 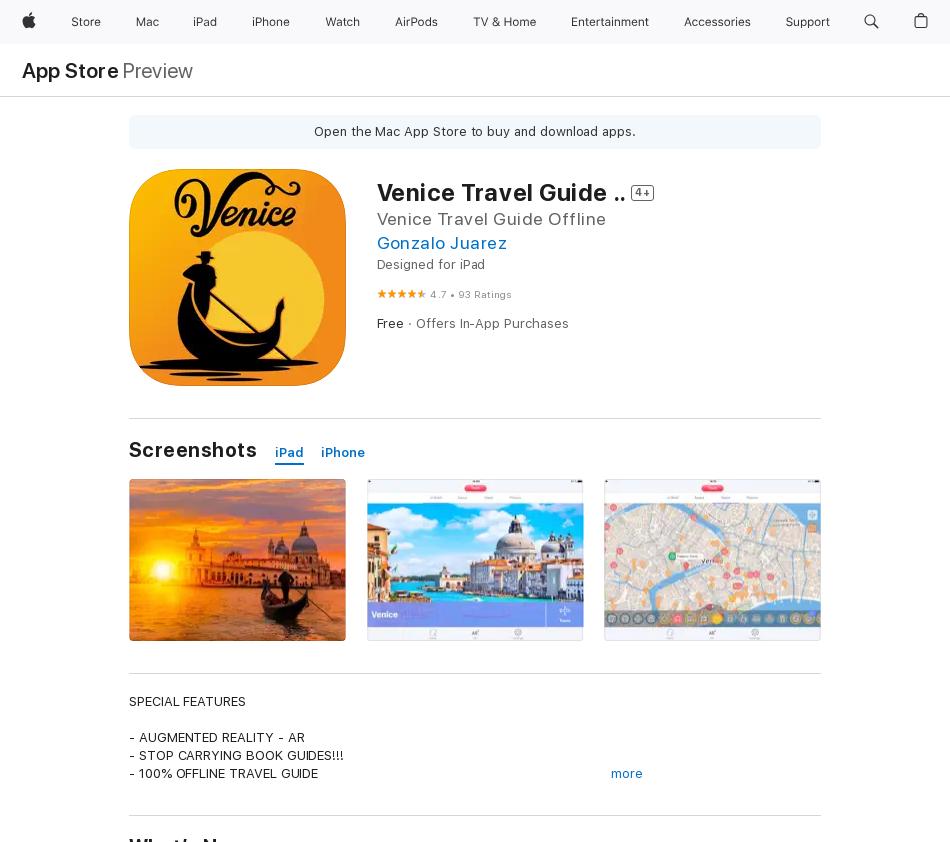 I want to click on '- OFFLINE METRO MAP', so click(x=198, y=791).